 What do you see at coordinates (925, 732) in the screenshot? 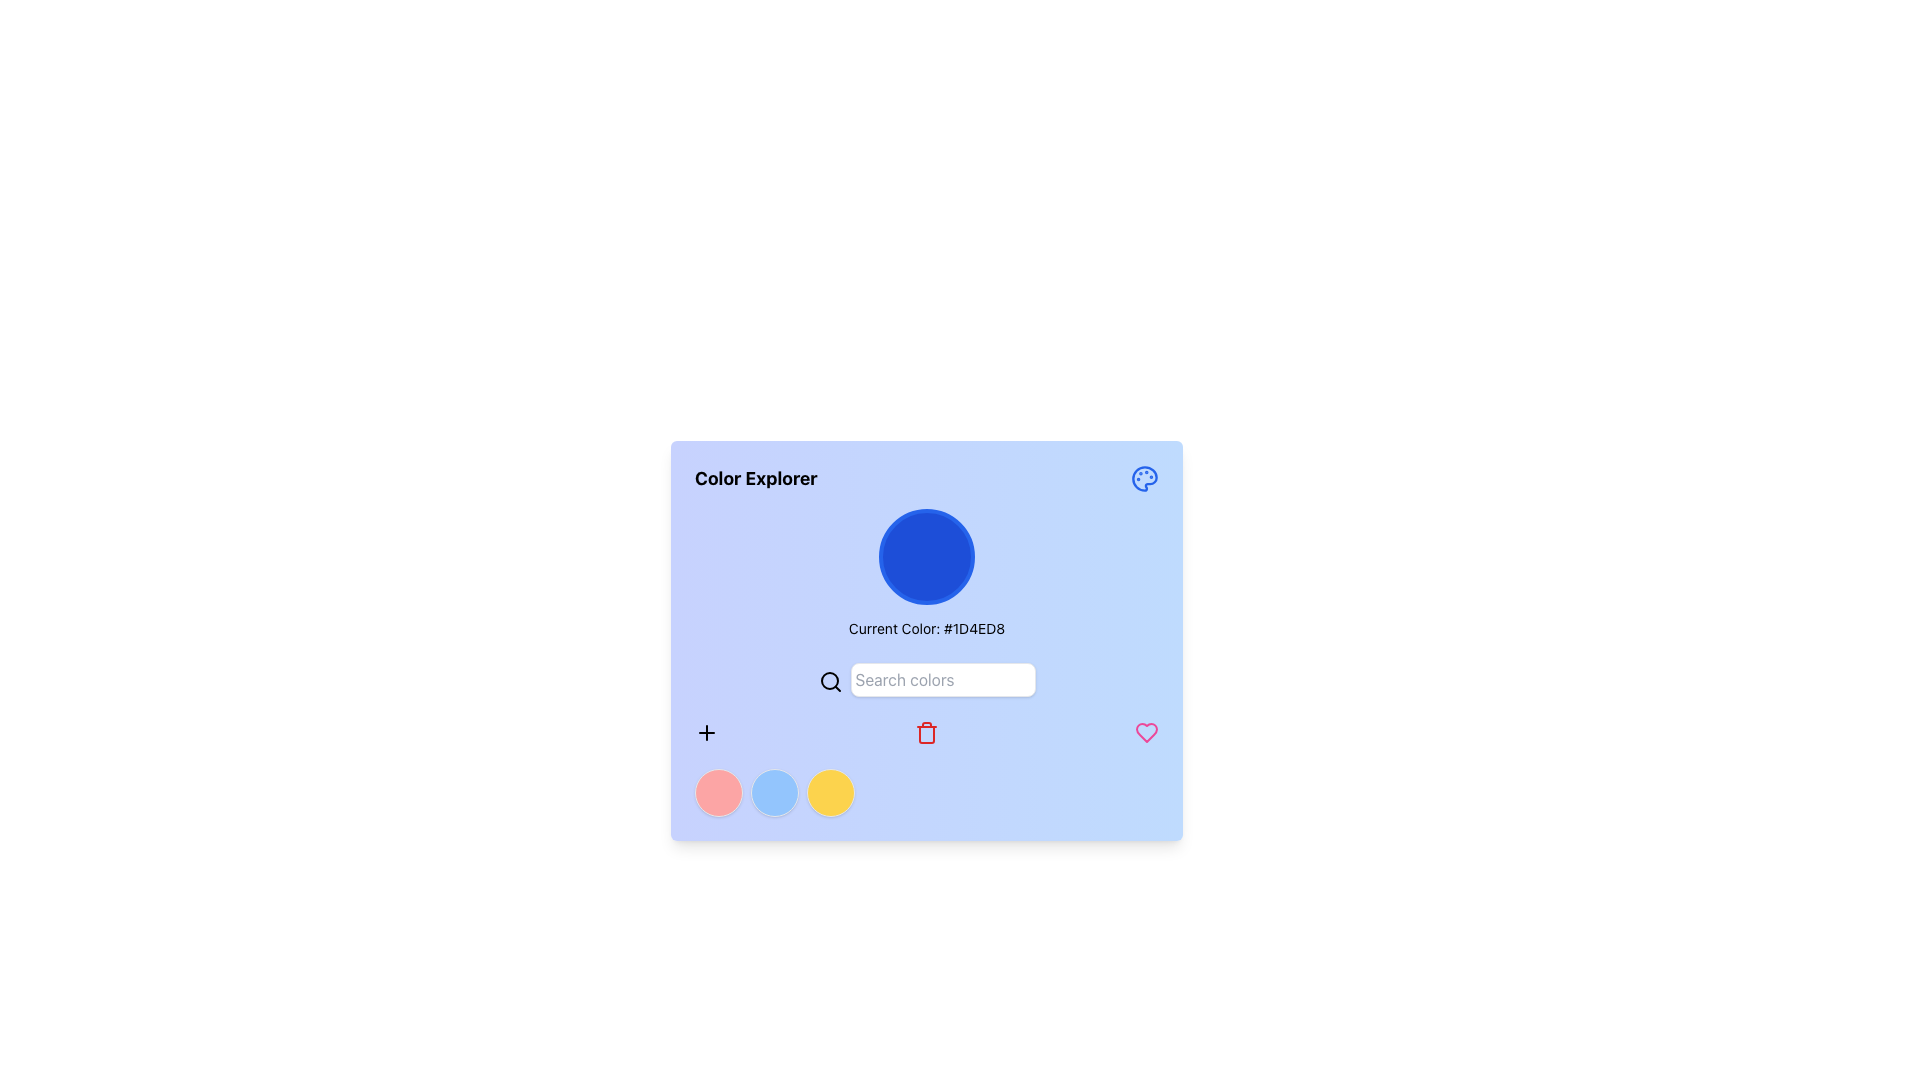
I see `the Trash/Delete Button located as the second icon in a row of three at the bottom section beneath the color search box` at bounding box center [925, 732].